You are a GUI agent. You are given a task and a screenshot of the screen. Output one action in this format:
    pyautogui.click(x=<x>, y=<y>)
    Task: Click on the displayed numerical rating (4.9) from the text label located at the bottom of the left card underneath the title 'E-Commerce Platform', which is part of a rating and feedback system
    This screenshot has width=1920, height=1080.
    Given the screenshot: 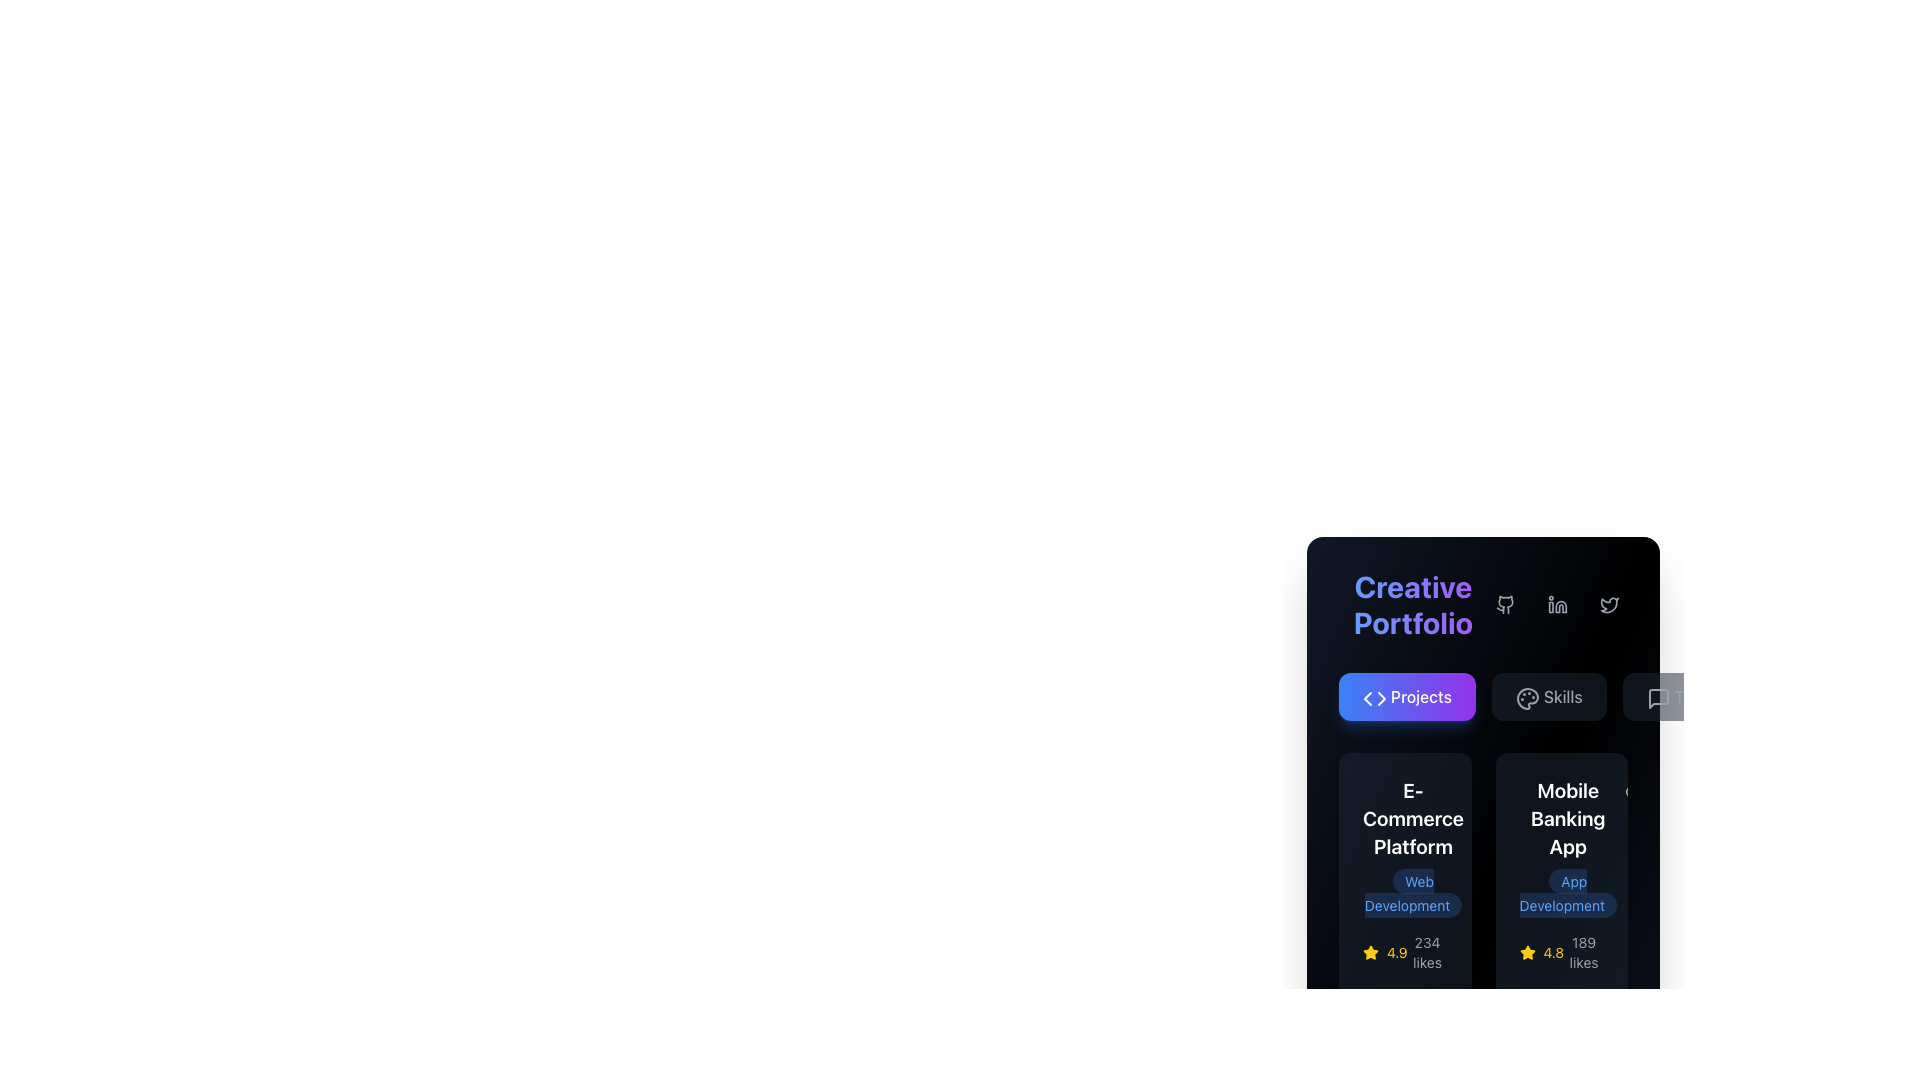 What is the action you would take?
    pyautogui.click(x=1396, y=951)
    